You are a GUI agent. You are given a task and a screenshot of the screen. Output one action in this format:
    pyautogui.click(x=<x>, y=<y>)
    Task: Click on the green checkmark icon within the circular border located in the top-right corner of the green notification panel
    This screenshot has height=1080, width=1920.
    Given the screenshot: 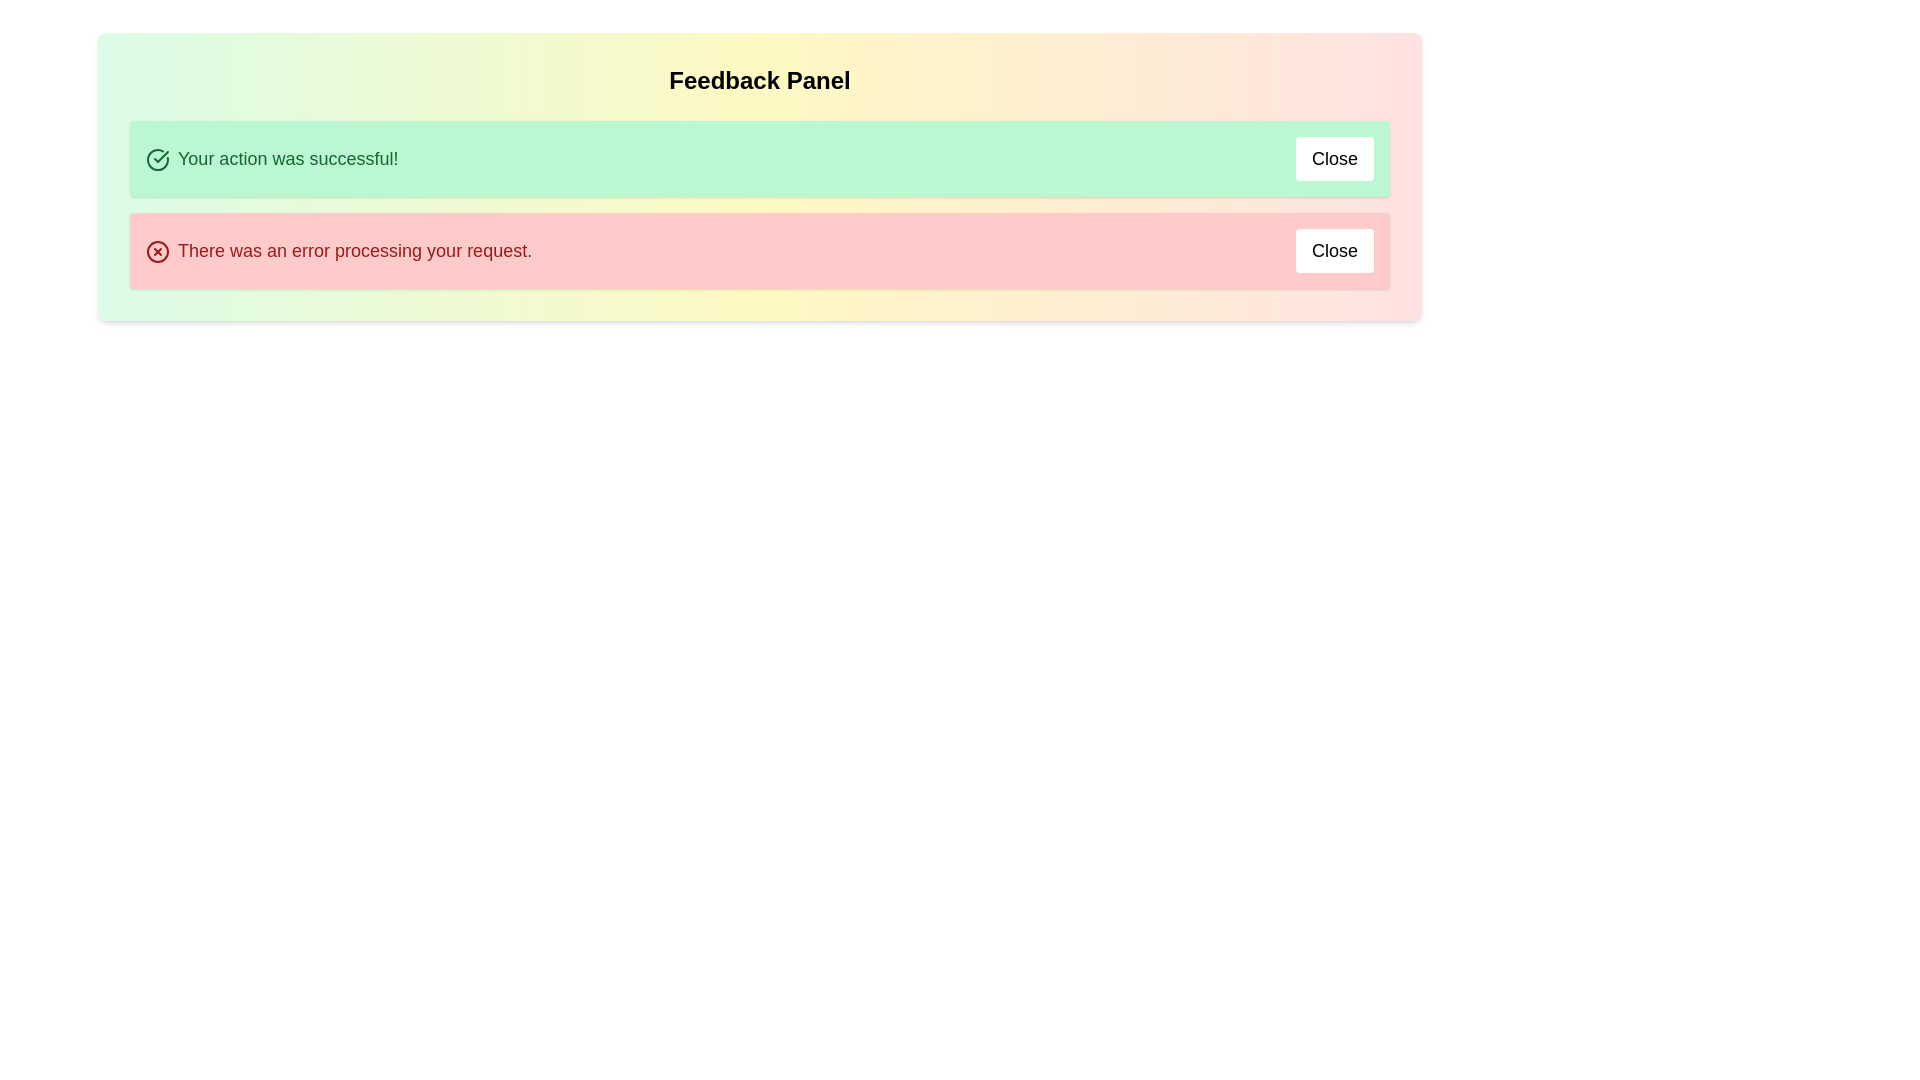 What is the action you would take?
    pyautogui.click(x=161, y=156)
    